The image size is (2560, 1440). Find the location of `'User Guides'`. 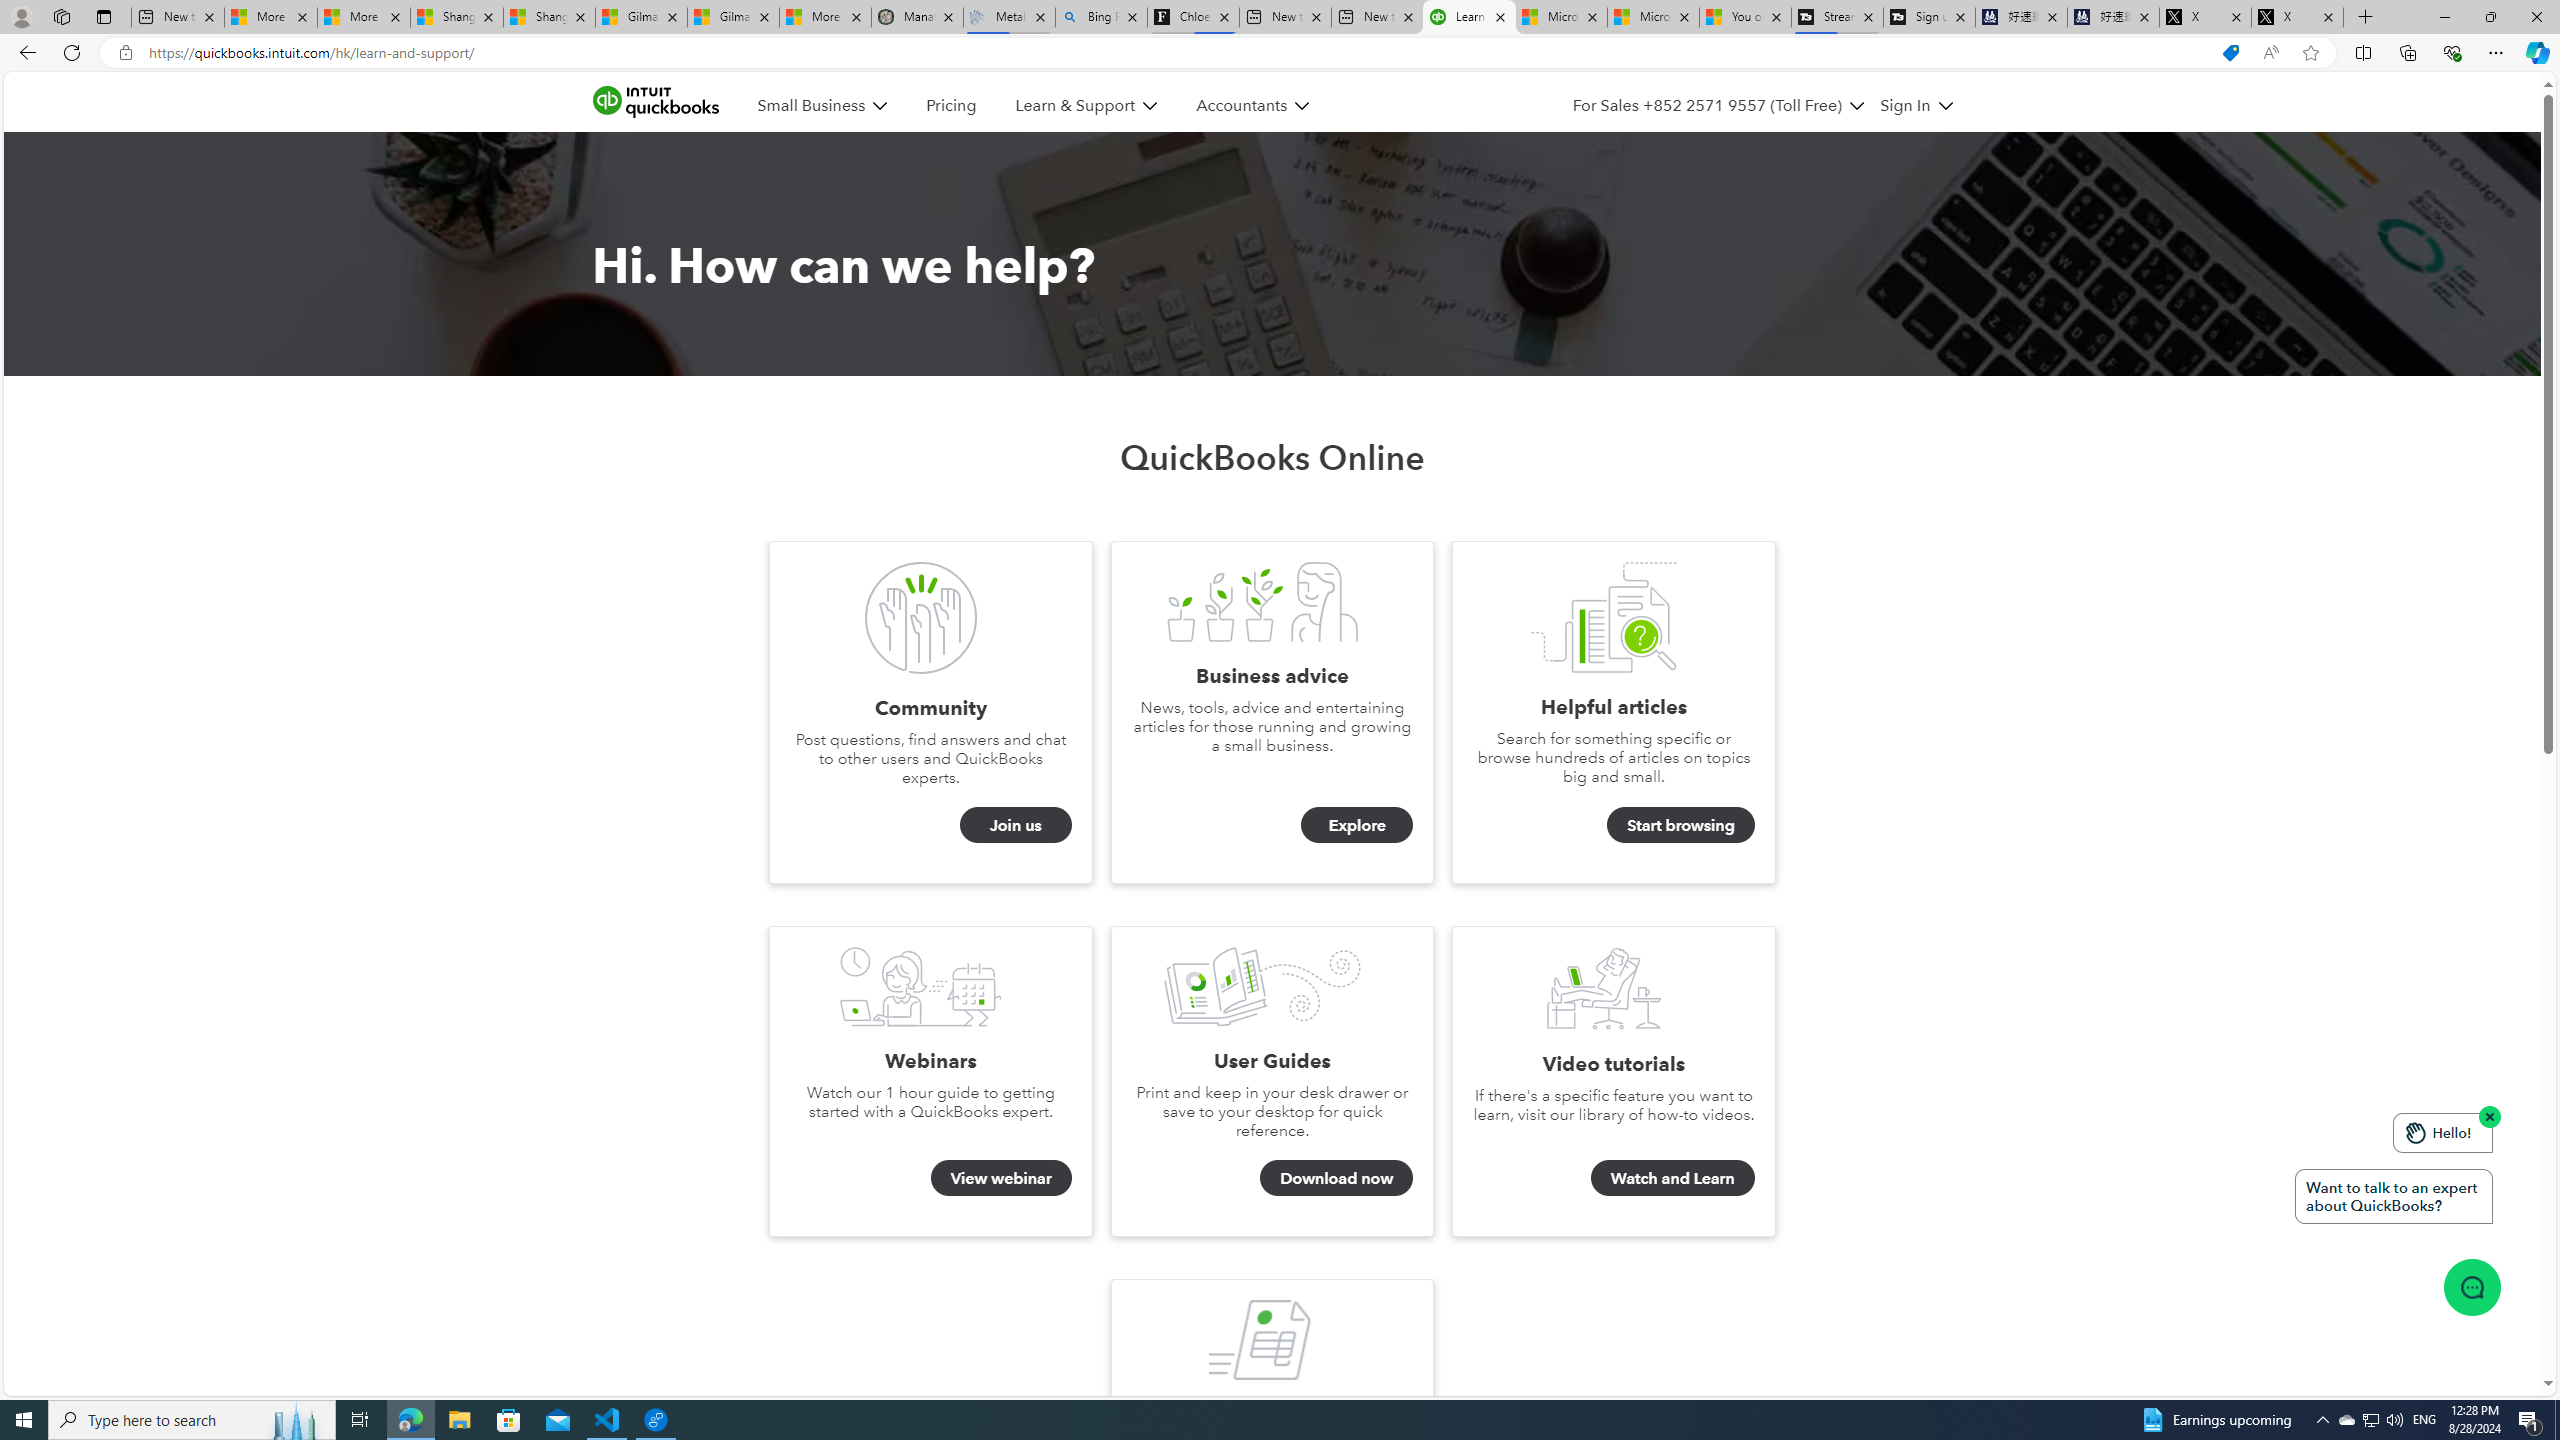

'User Guides' is located at coordinates (1261, 987).